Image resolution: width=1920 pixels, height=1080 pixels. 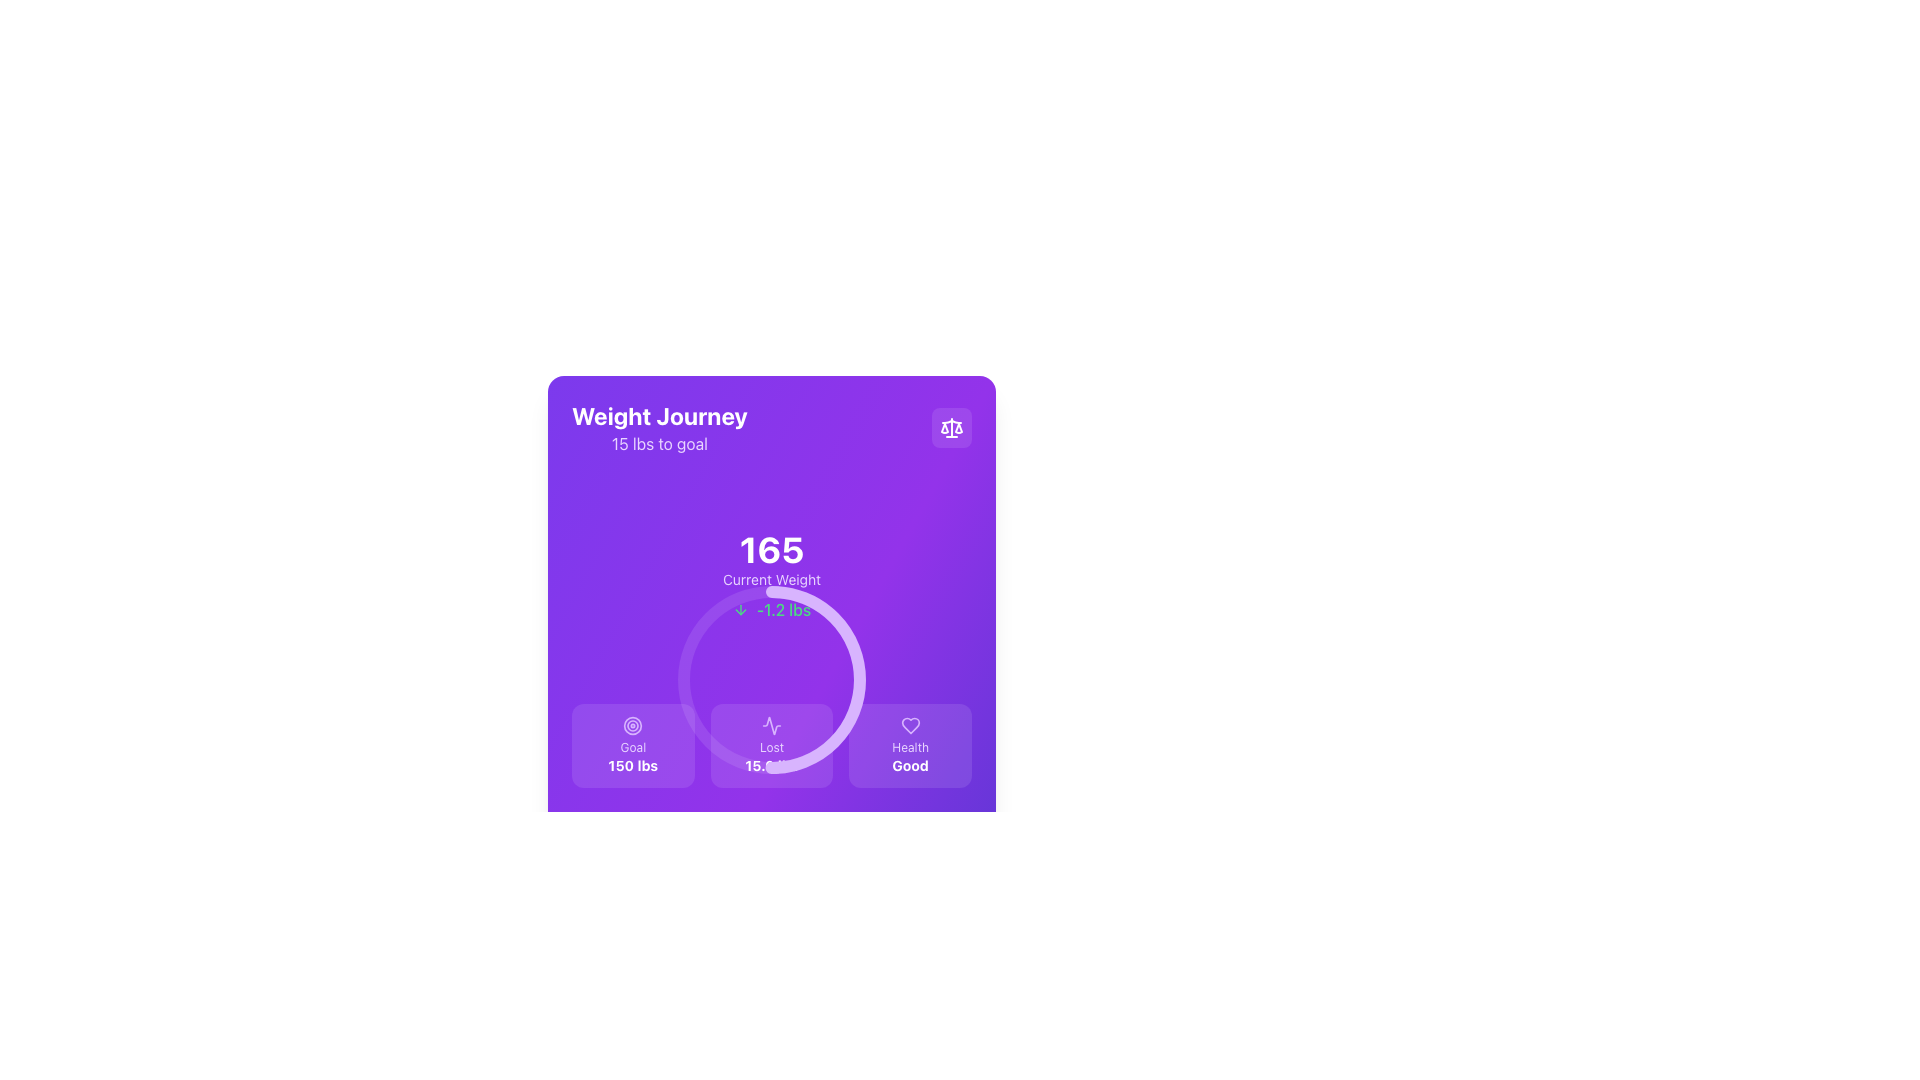 What do you see at coordinates (771, 678) in the screenshot?
I see `the progress indicated by the circular visual indicator, which is styled with a white stroke against a purple background and is centrally located beneath the title '165'` at bounding box center [771, 678].